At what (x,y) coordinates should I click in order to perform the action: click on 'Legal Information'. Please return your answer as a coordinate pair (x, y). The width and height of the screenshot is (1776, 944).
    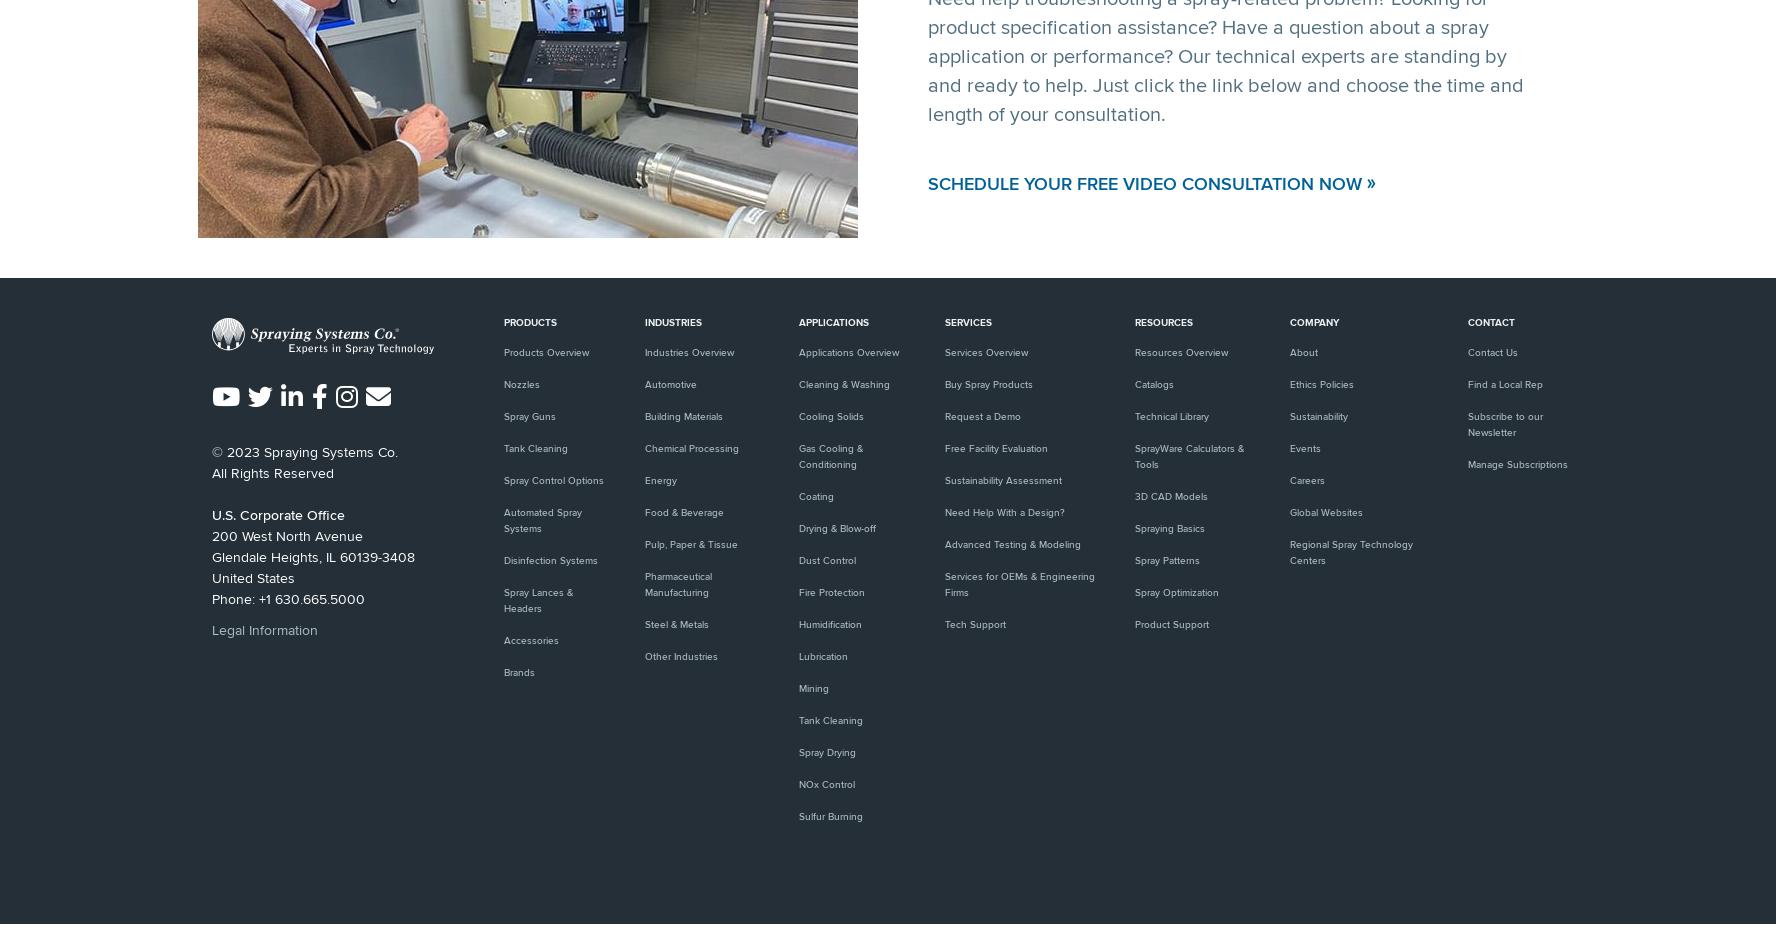
    Looking at the image, I should click on (209, 629).